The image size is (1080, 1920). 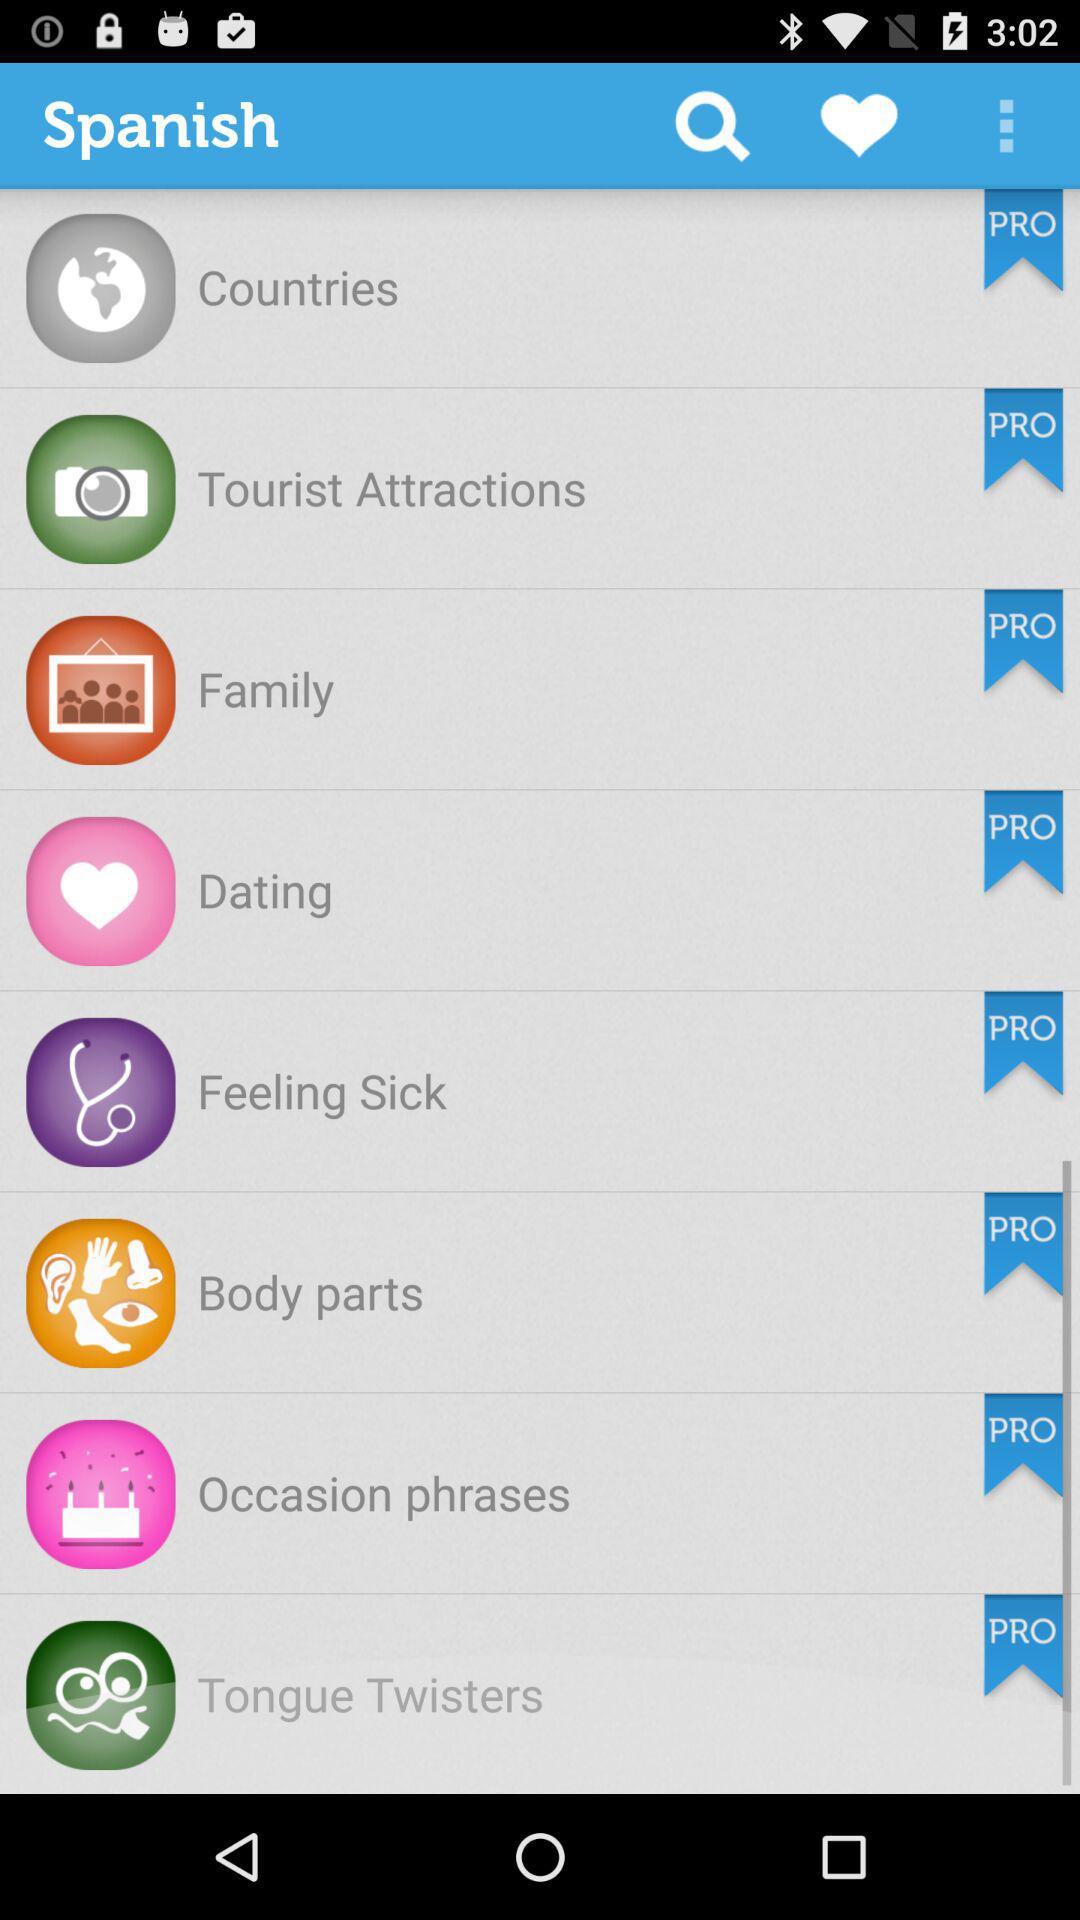 I want to click on body parts item, so click(x=310, y=1291).